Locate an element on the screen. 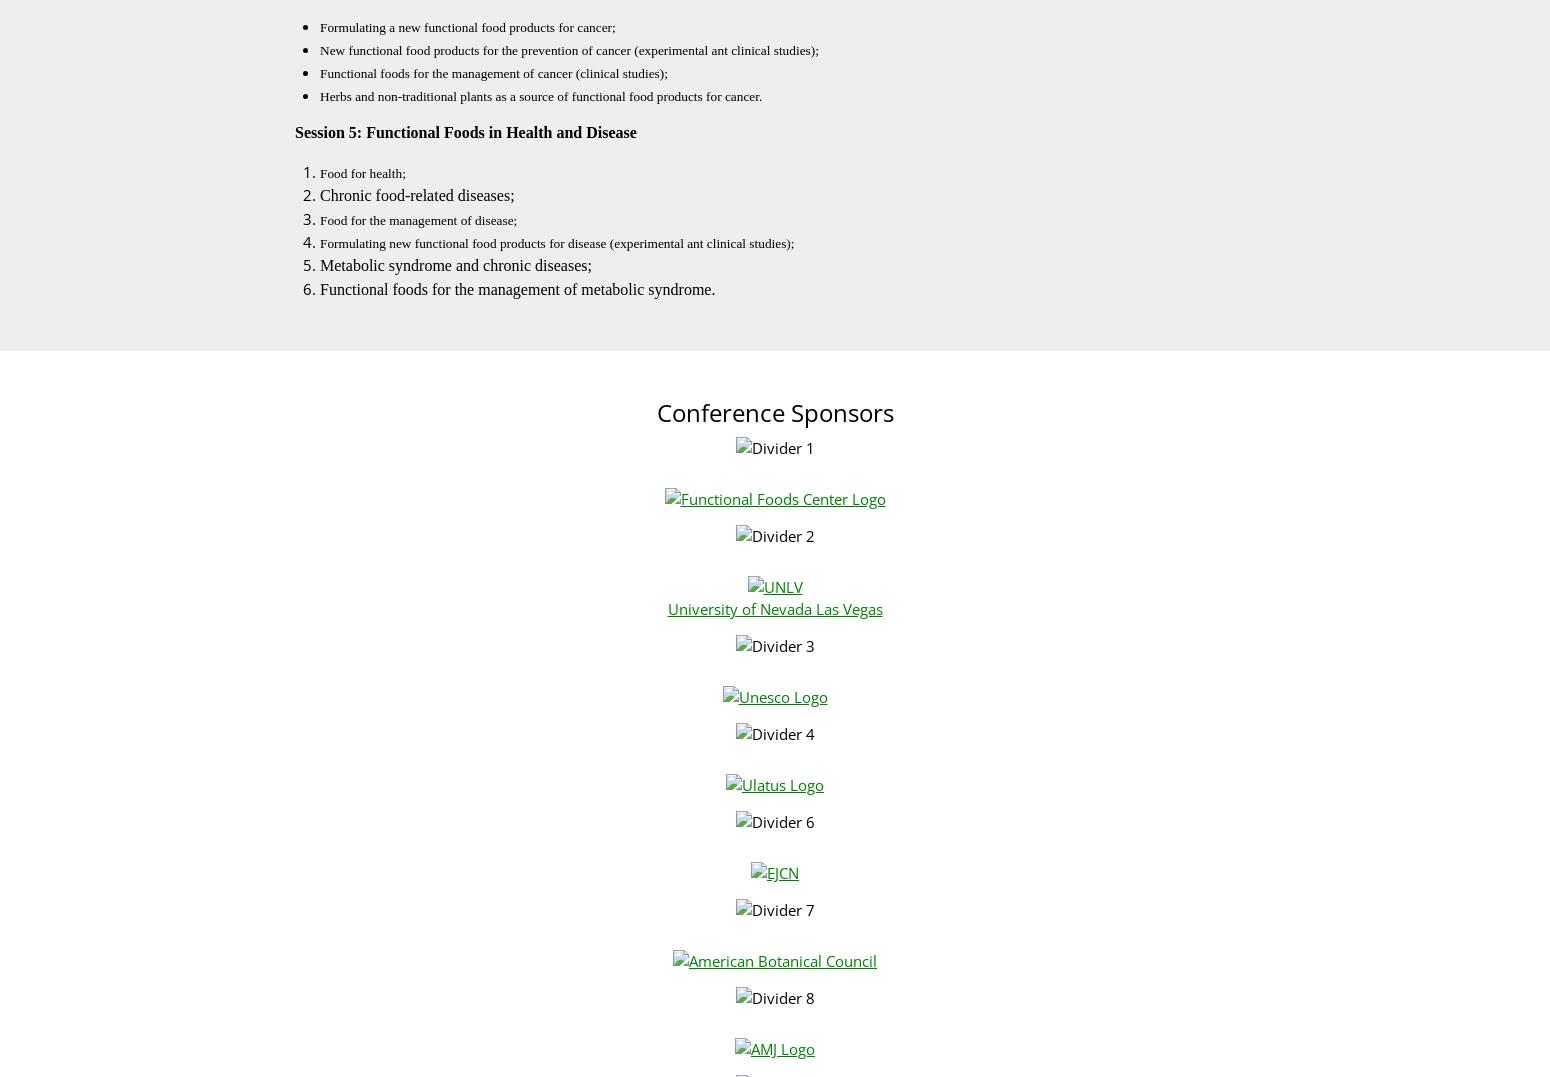  'Formulating a new functional food products for cancer;' is located at coordinates (319, 26).